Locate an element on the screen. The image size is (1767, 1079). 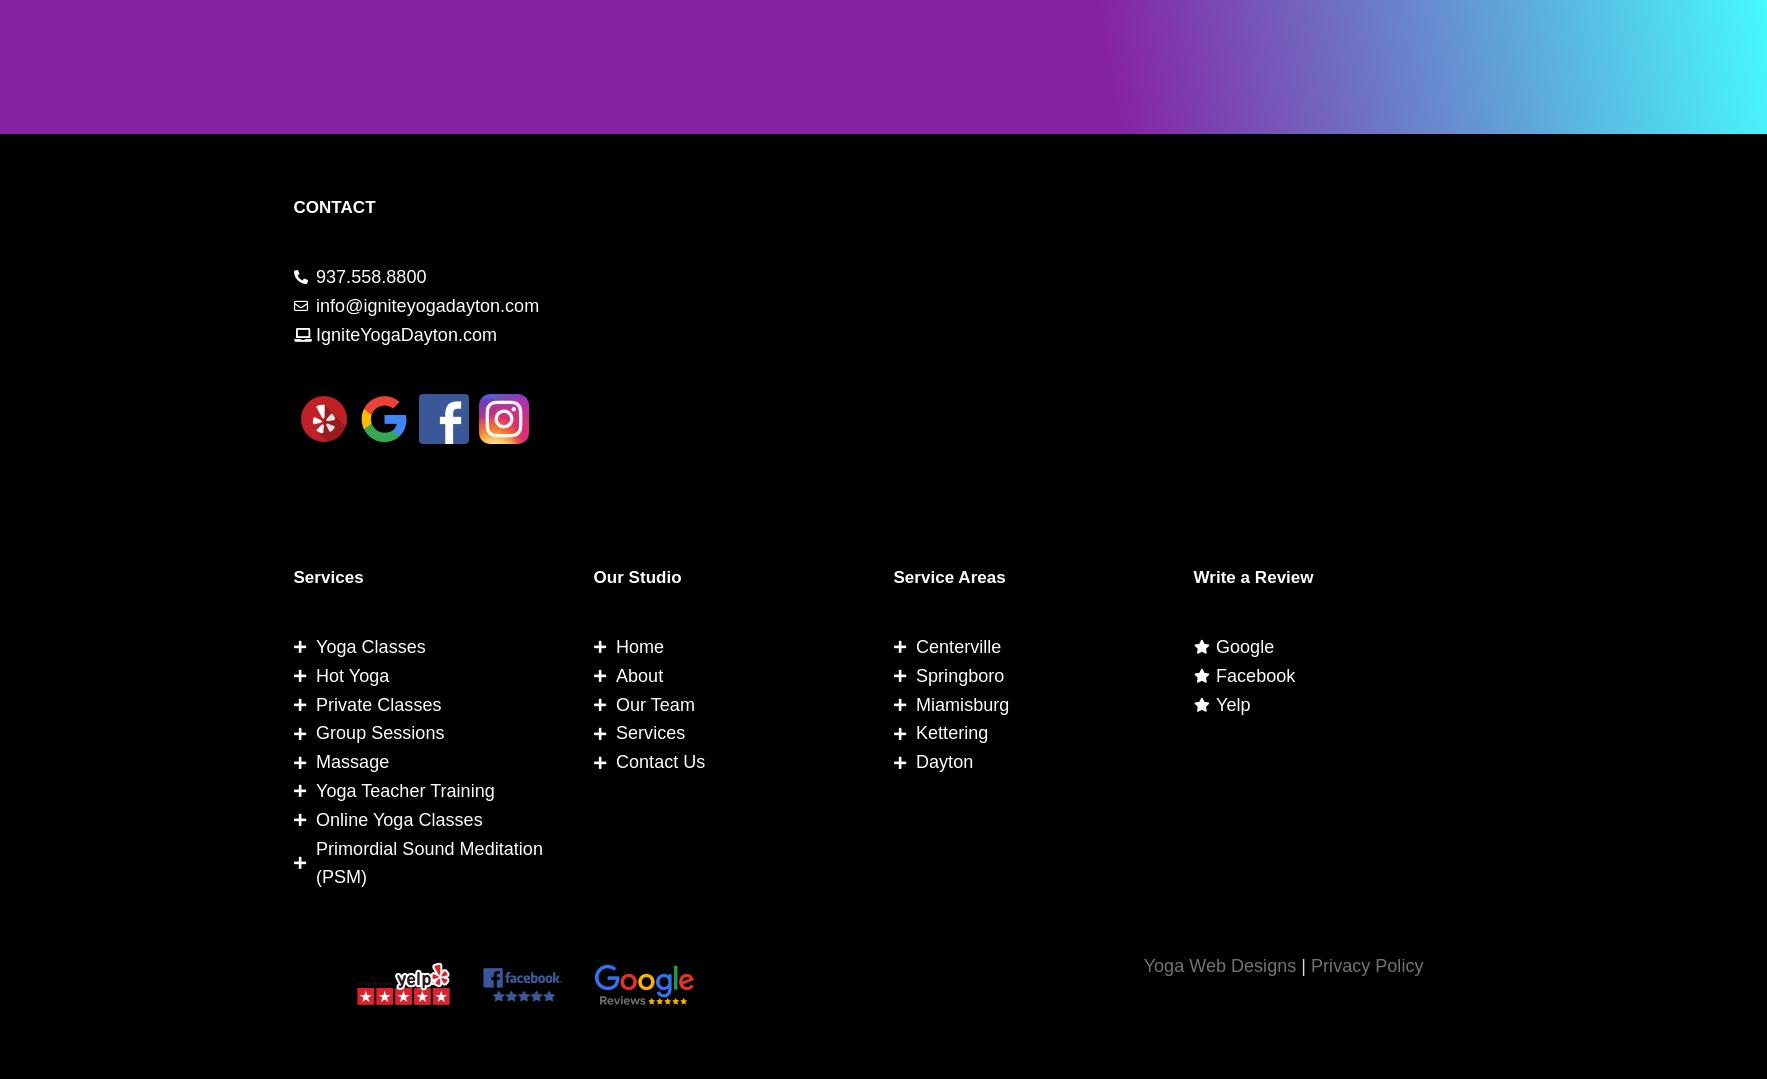
'Yoga Web Designs' is located at coordinates (1221, 965).